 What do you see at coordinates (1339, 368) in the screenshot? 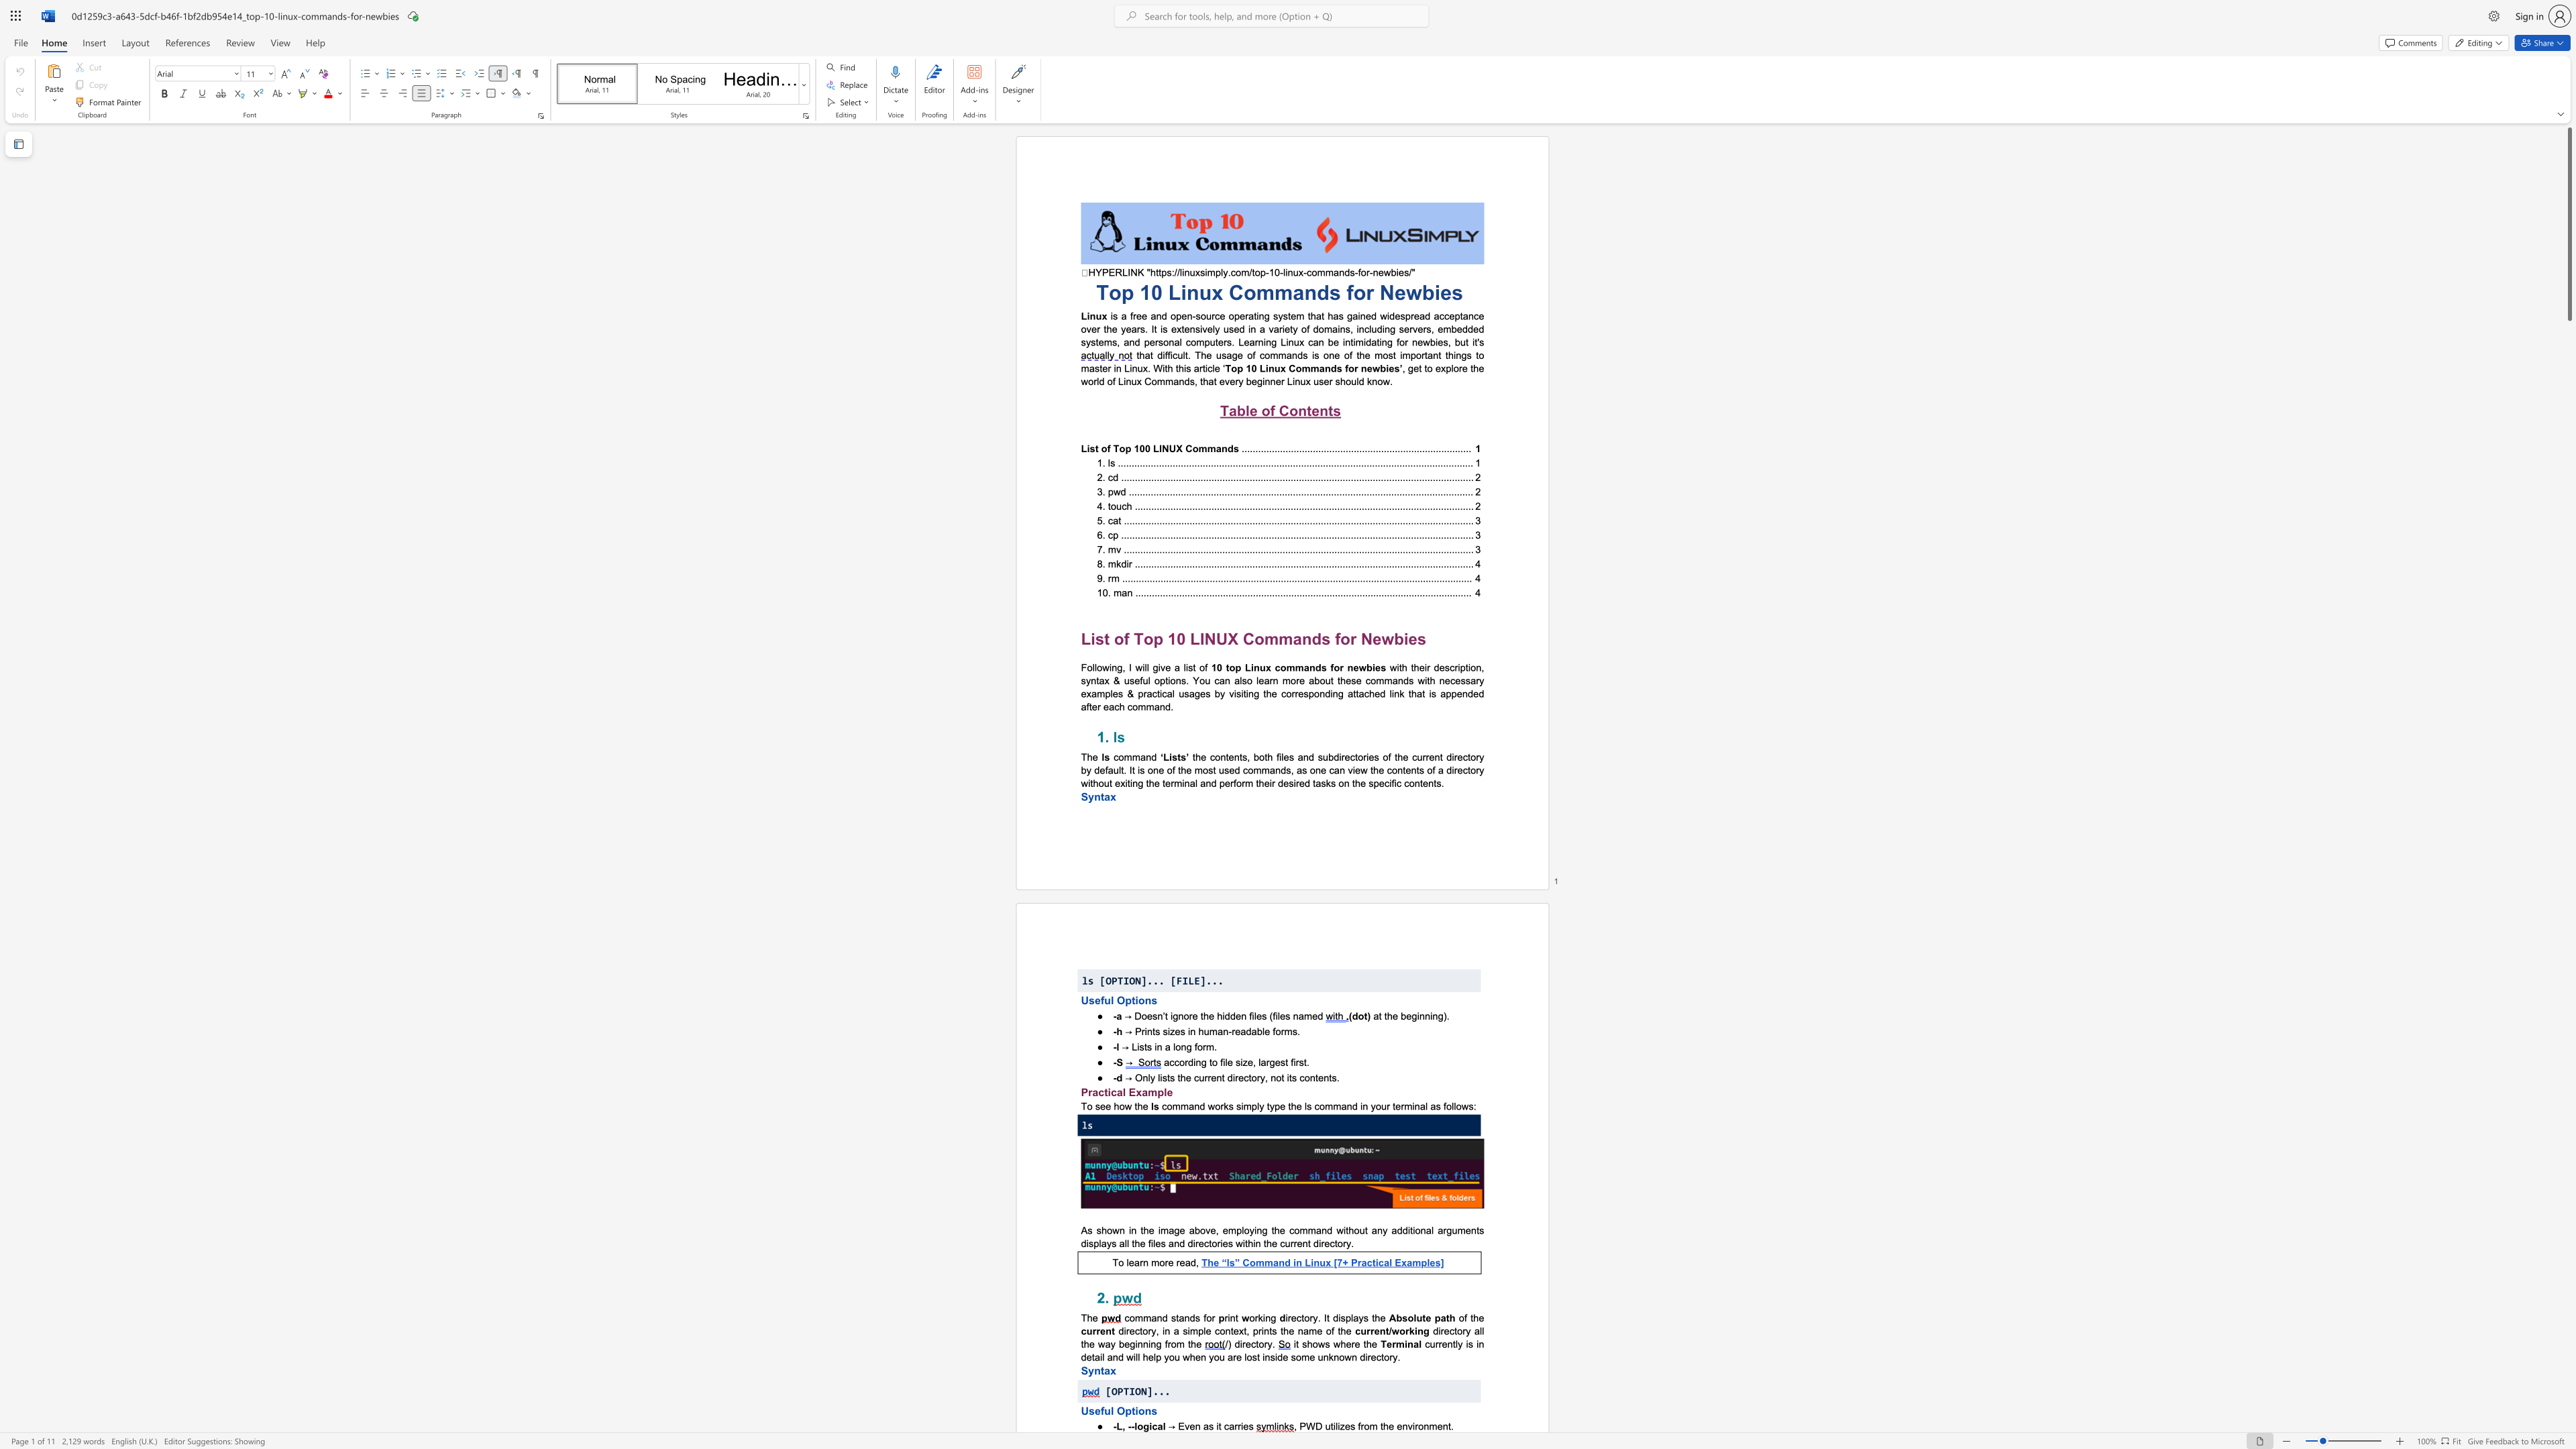
I see `the 1th character "s" in the text` at bounding box center [1339, 368].